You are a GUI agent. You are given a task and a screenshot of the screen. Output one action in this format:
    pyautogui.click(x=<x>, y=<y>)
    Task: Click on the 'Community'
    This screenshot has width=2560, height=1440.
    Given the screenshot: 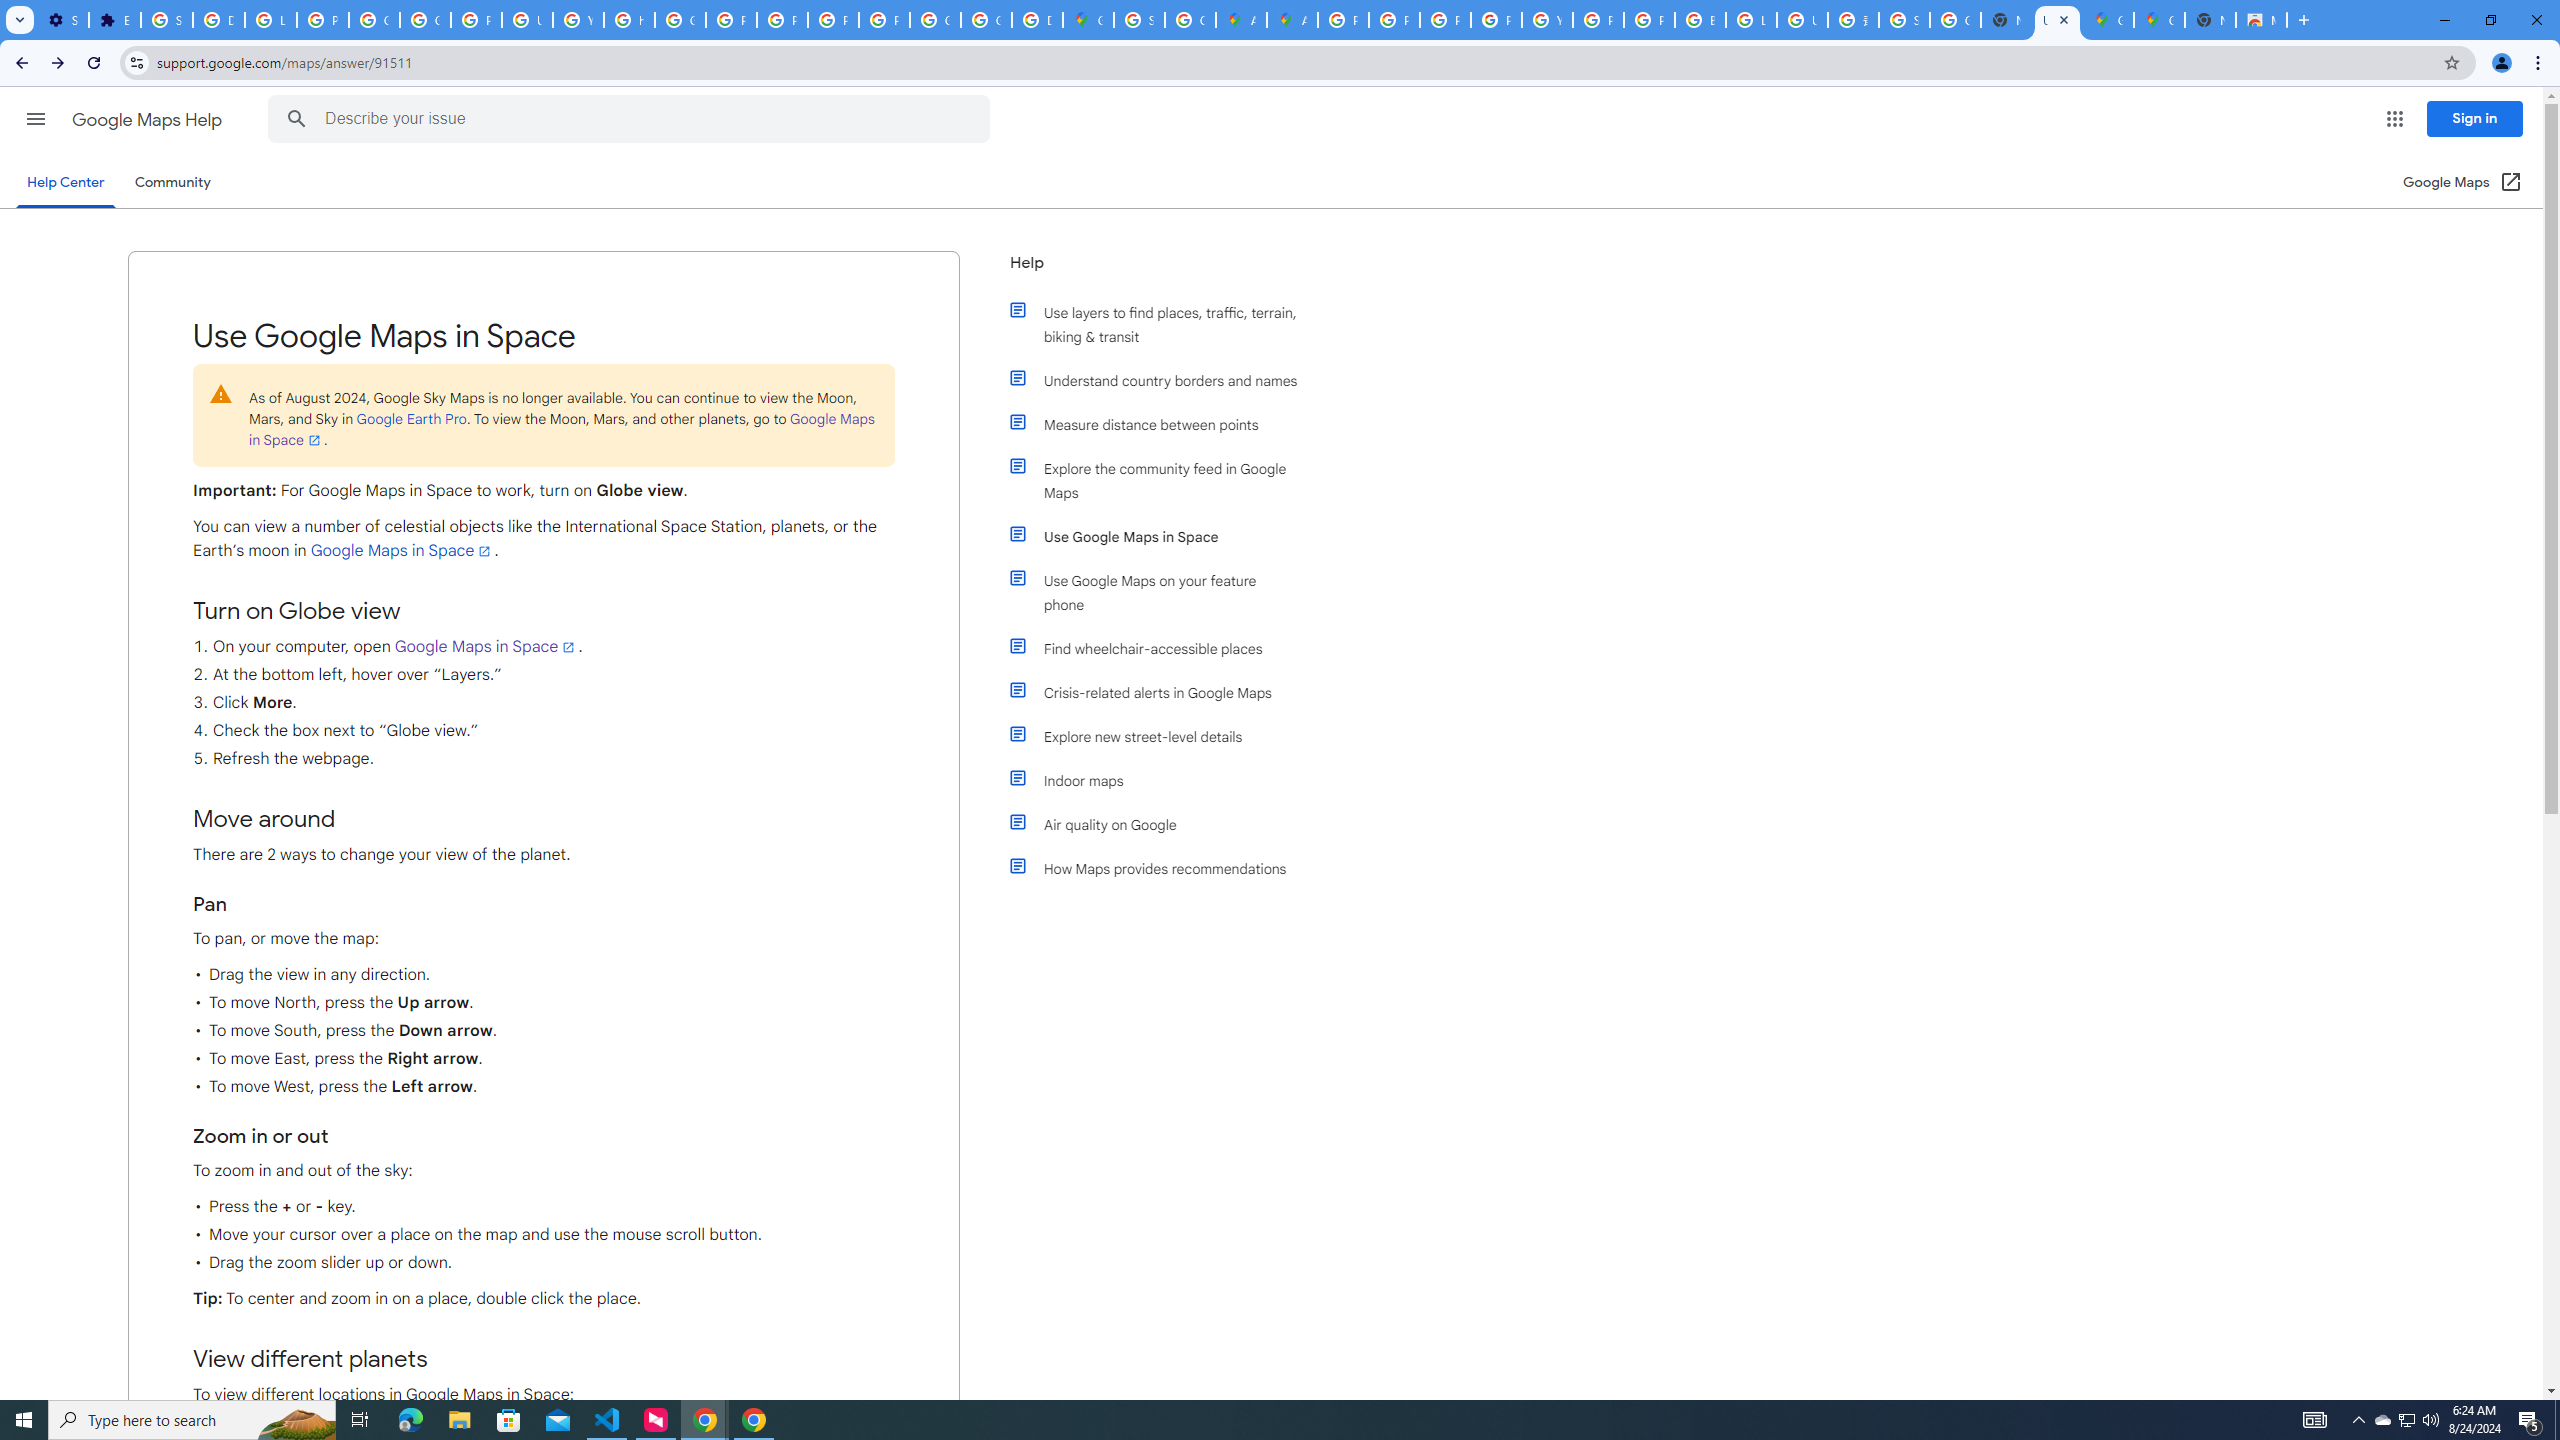 What is the action you would take?
    pyautogui.click(x=171, y=181)
    